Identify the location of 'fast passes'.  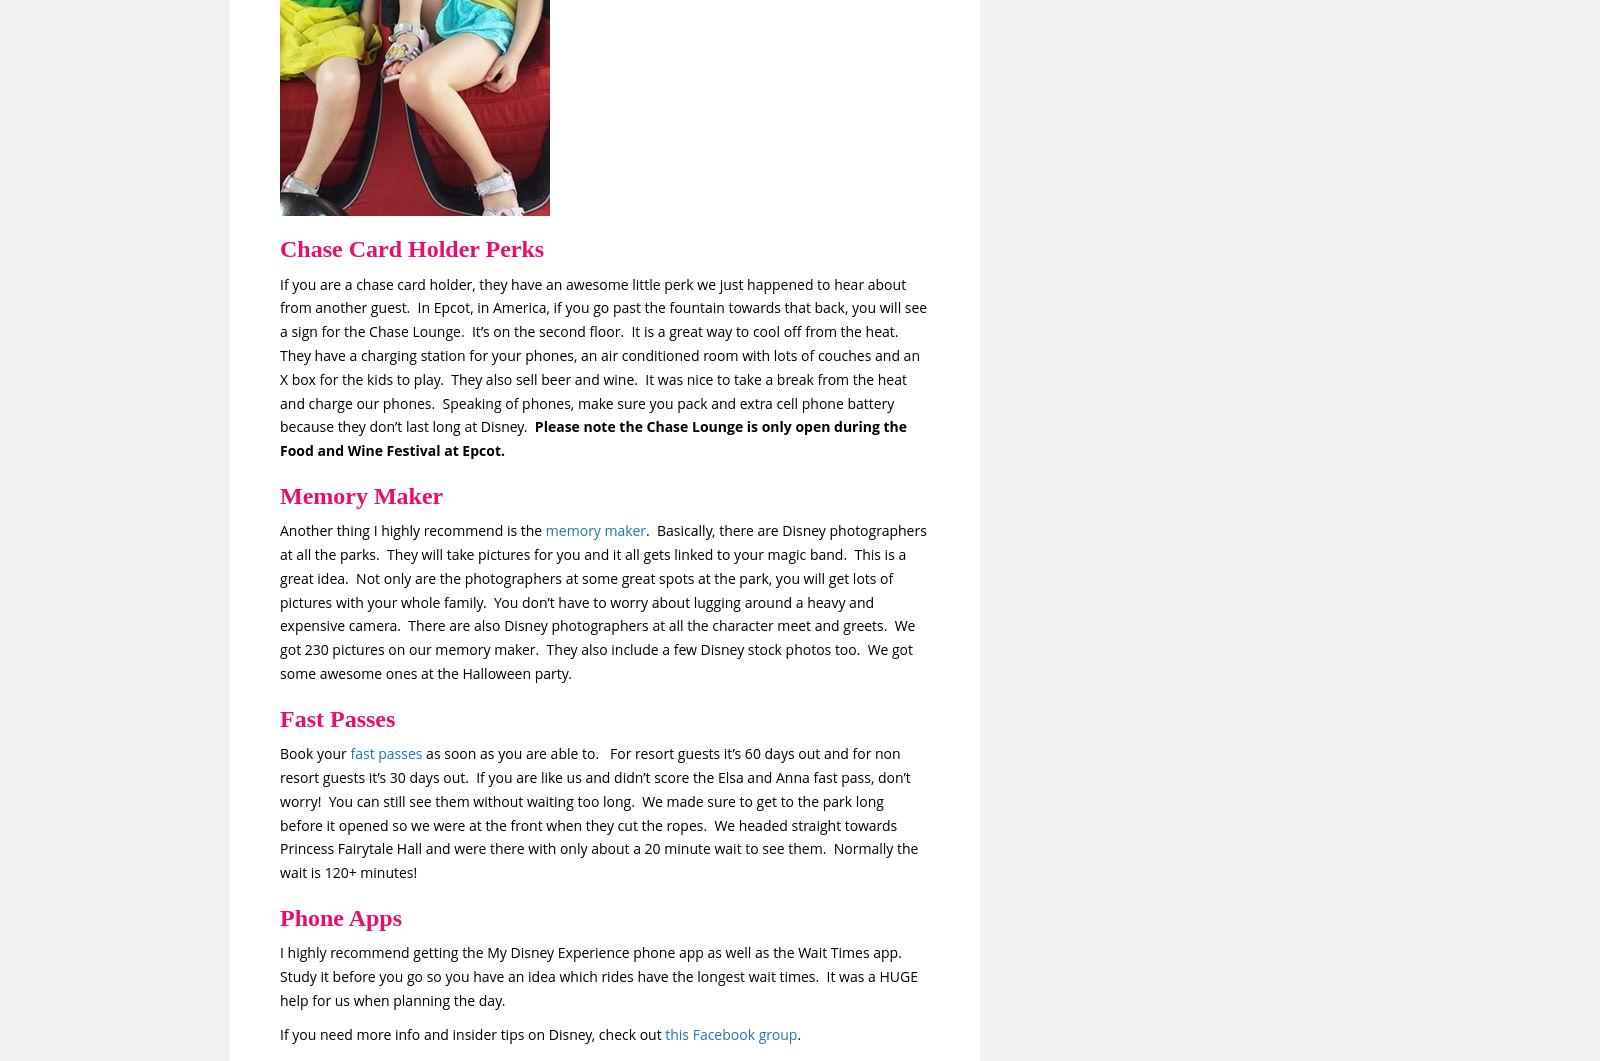
(385, 753).